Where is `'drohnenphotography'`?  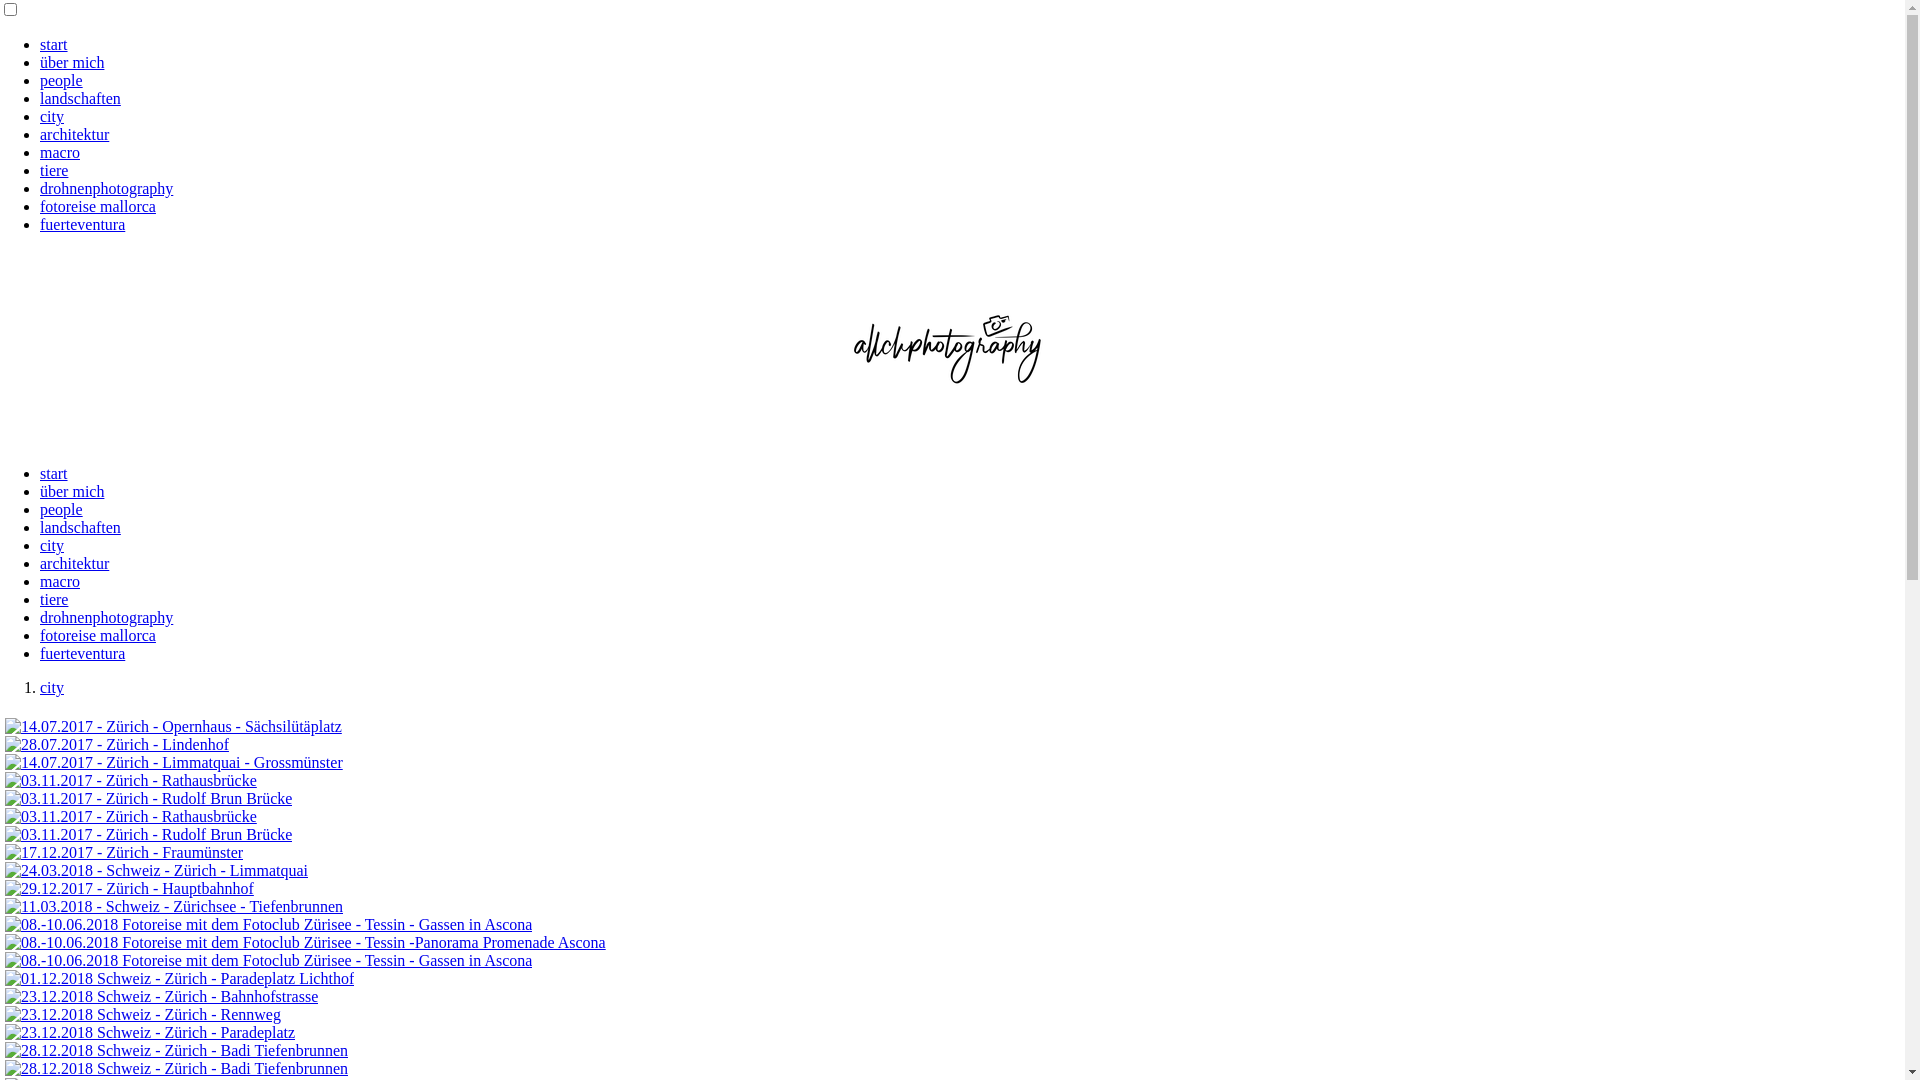 'drohnenphotography' is located at coordinates (105, 616).